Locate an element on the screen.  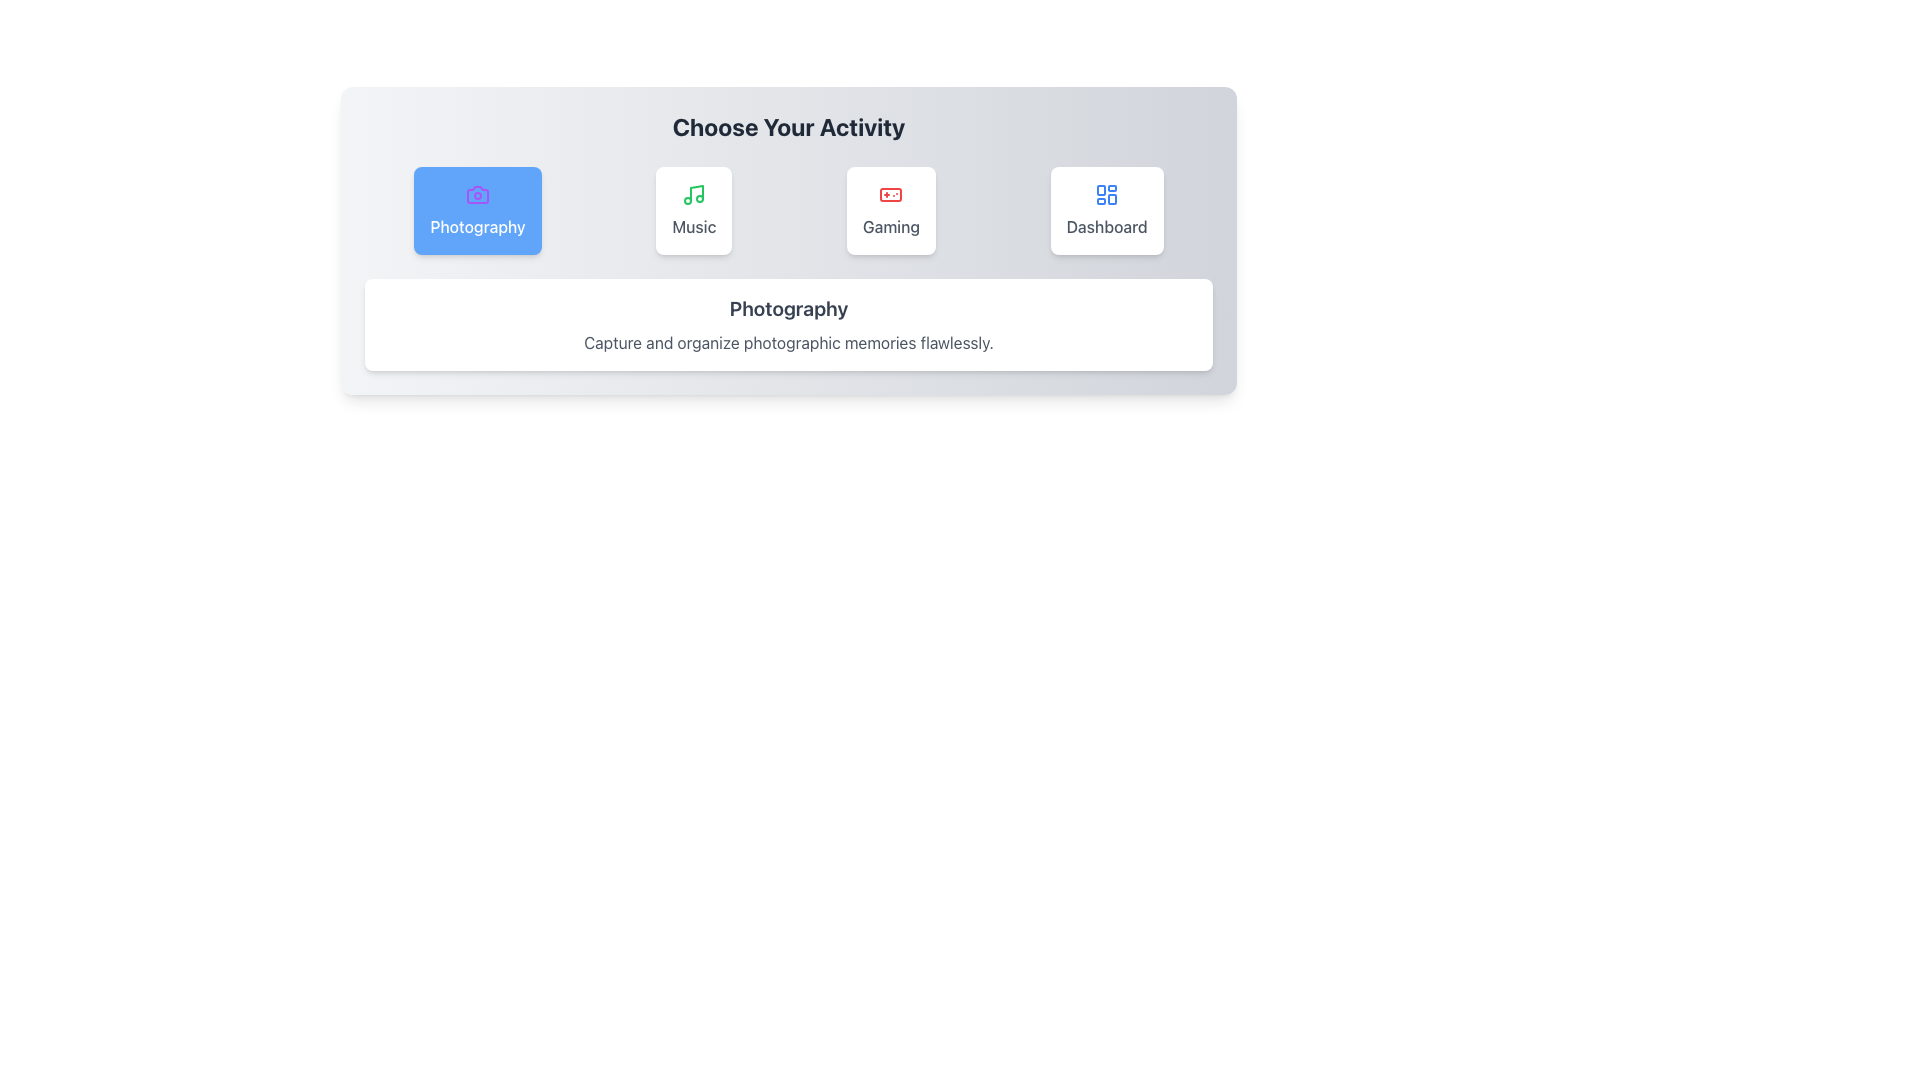
the text label that provides a descriptive title for the 'Gaming' activity option, positioned below the gamepad icon in the card labeled 'Choose Your Activity' is located at coordinates (890, 226).